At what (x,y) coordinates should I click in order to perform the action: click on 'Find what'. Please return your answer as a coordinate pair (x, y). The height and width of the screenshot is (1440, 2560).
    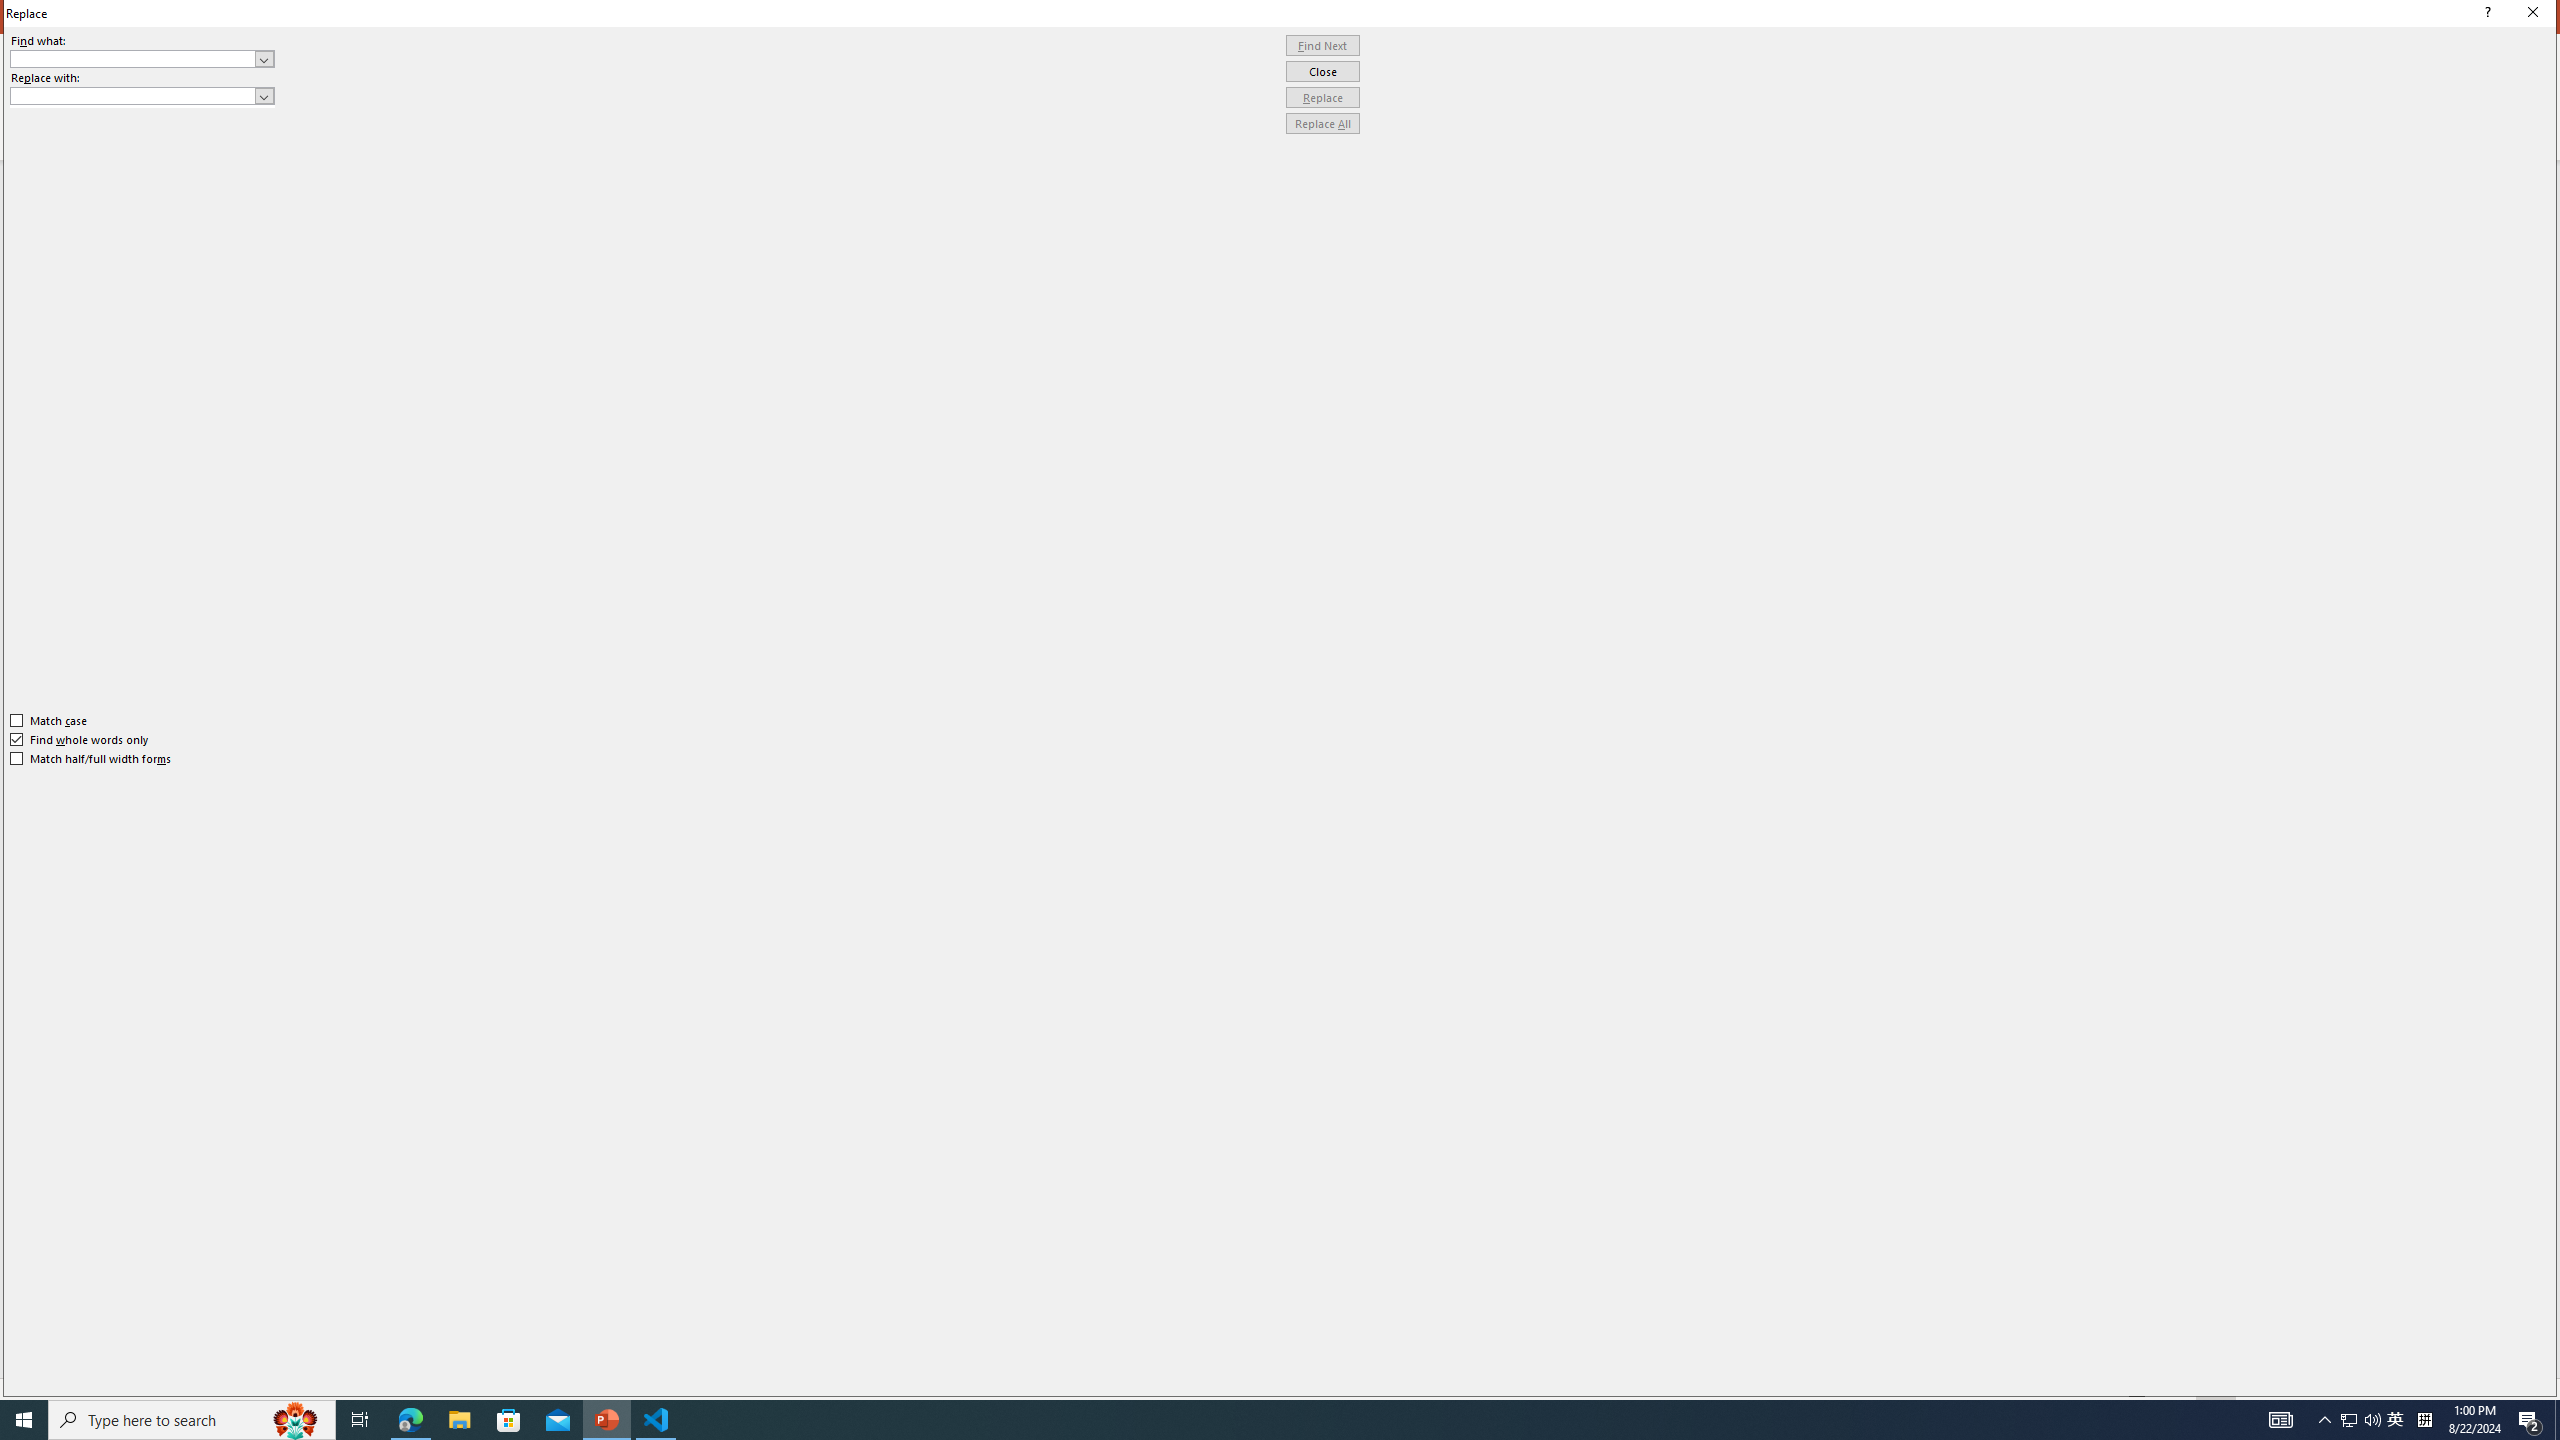
    Looking at the image, I should click on (133, 58).